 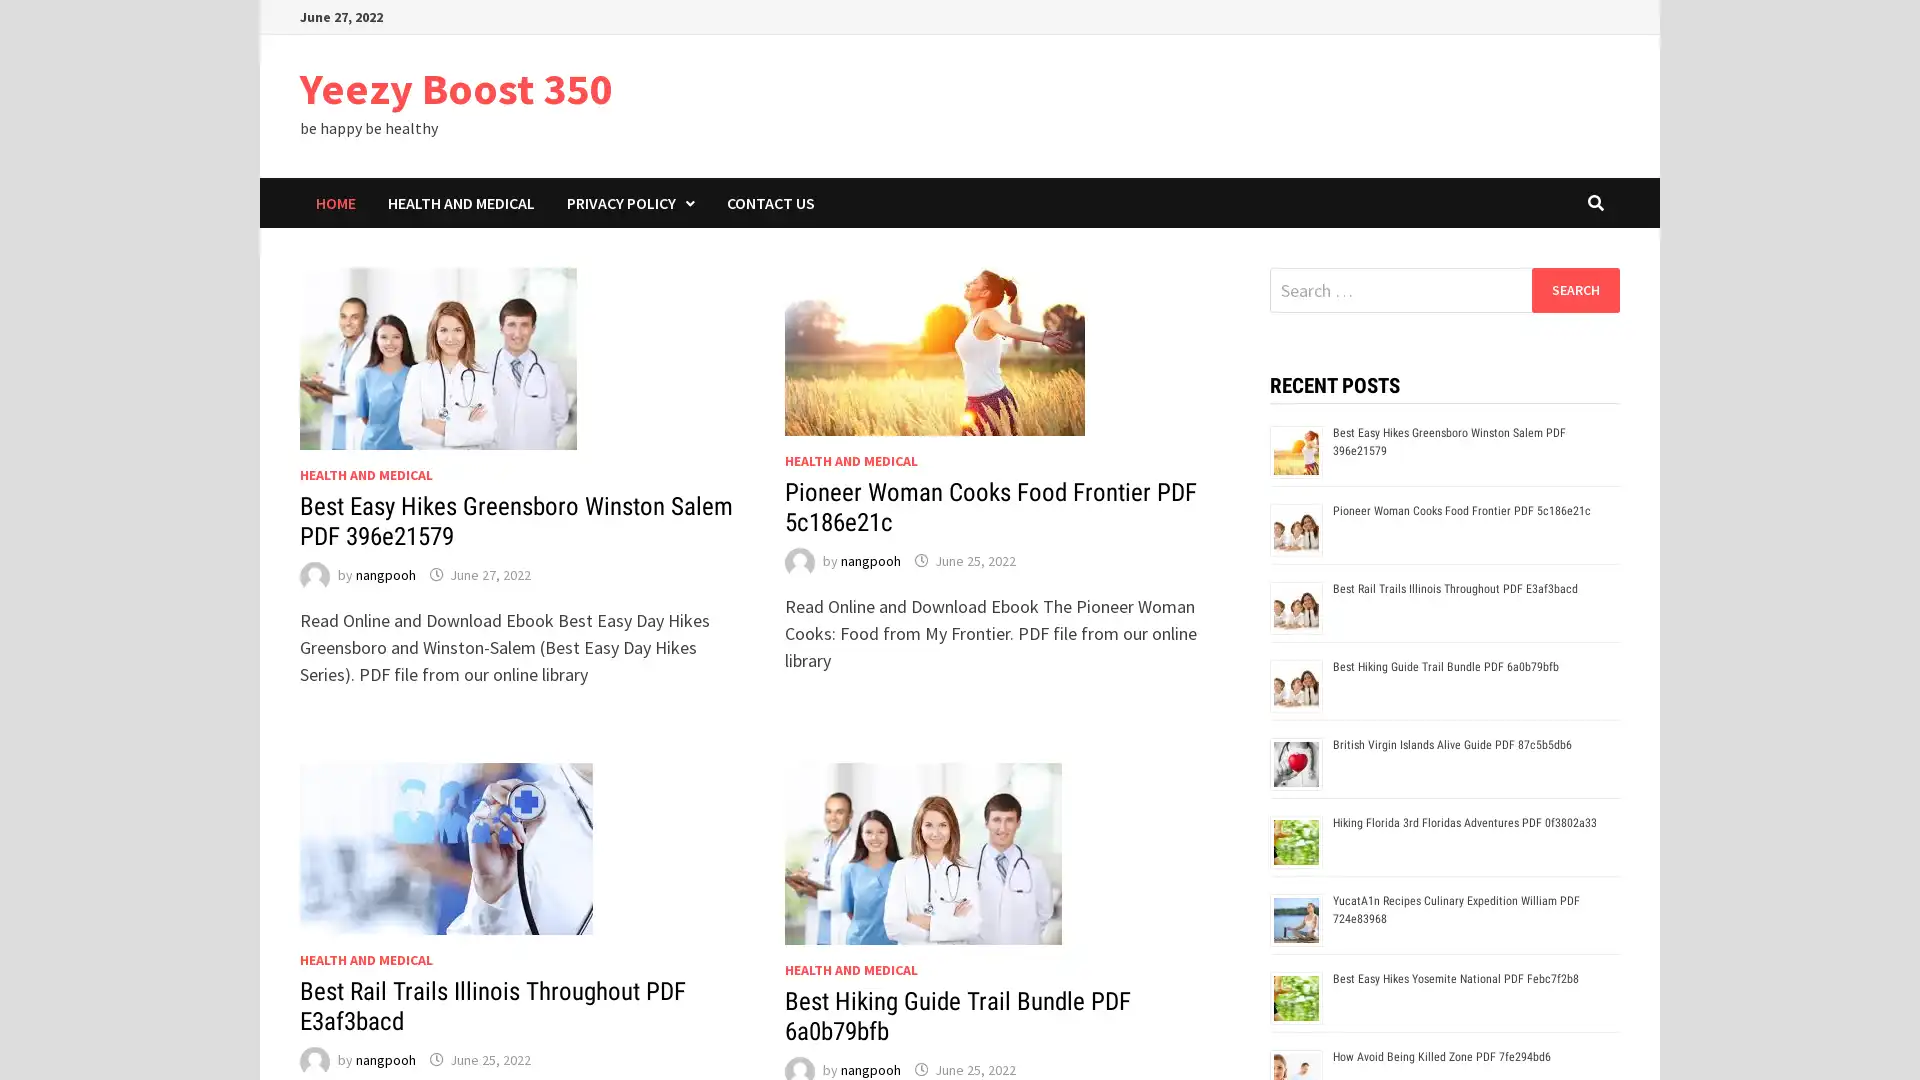 I want to click on Search, so click(x=1574, y=289).